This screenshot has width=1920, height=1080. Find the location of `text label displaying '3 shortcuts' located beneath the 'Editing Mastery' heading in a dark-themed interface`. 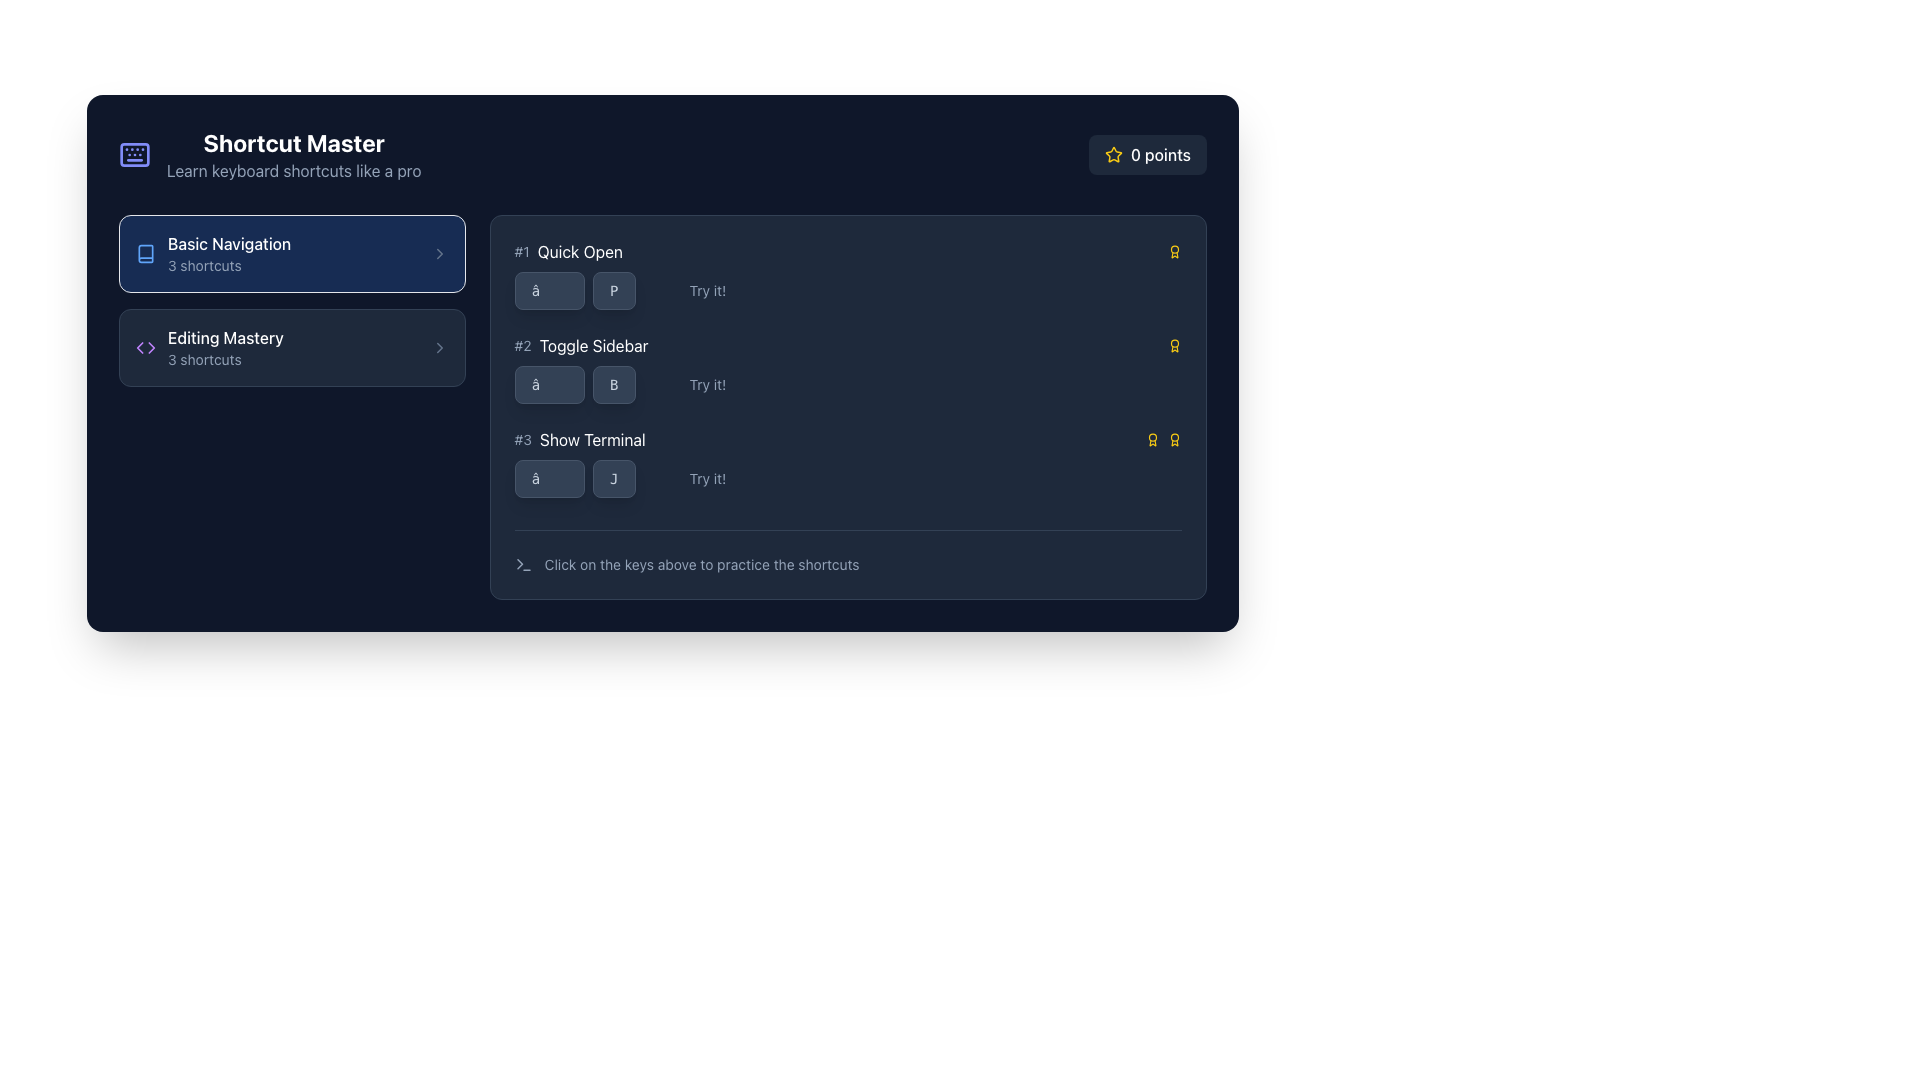

text label displaying '3 shortcuts' located beneath the 'Editing Mastery' heading in a dark-themed interface is located at coordinates (225, 358).